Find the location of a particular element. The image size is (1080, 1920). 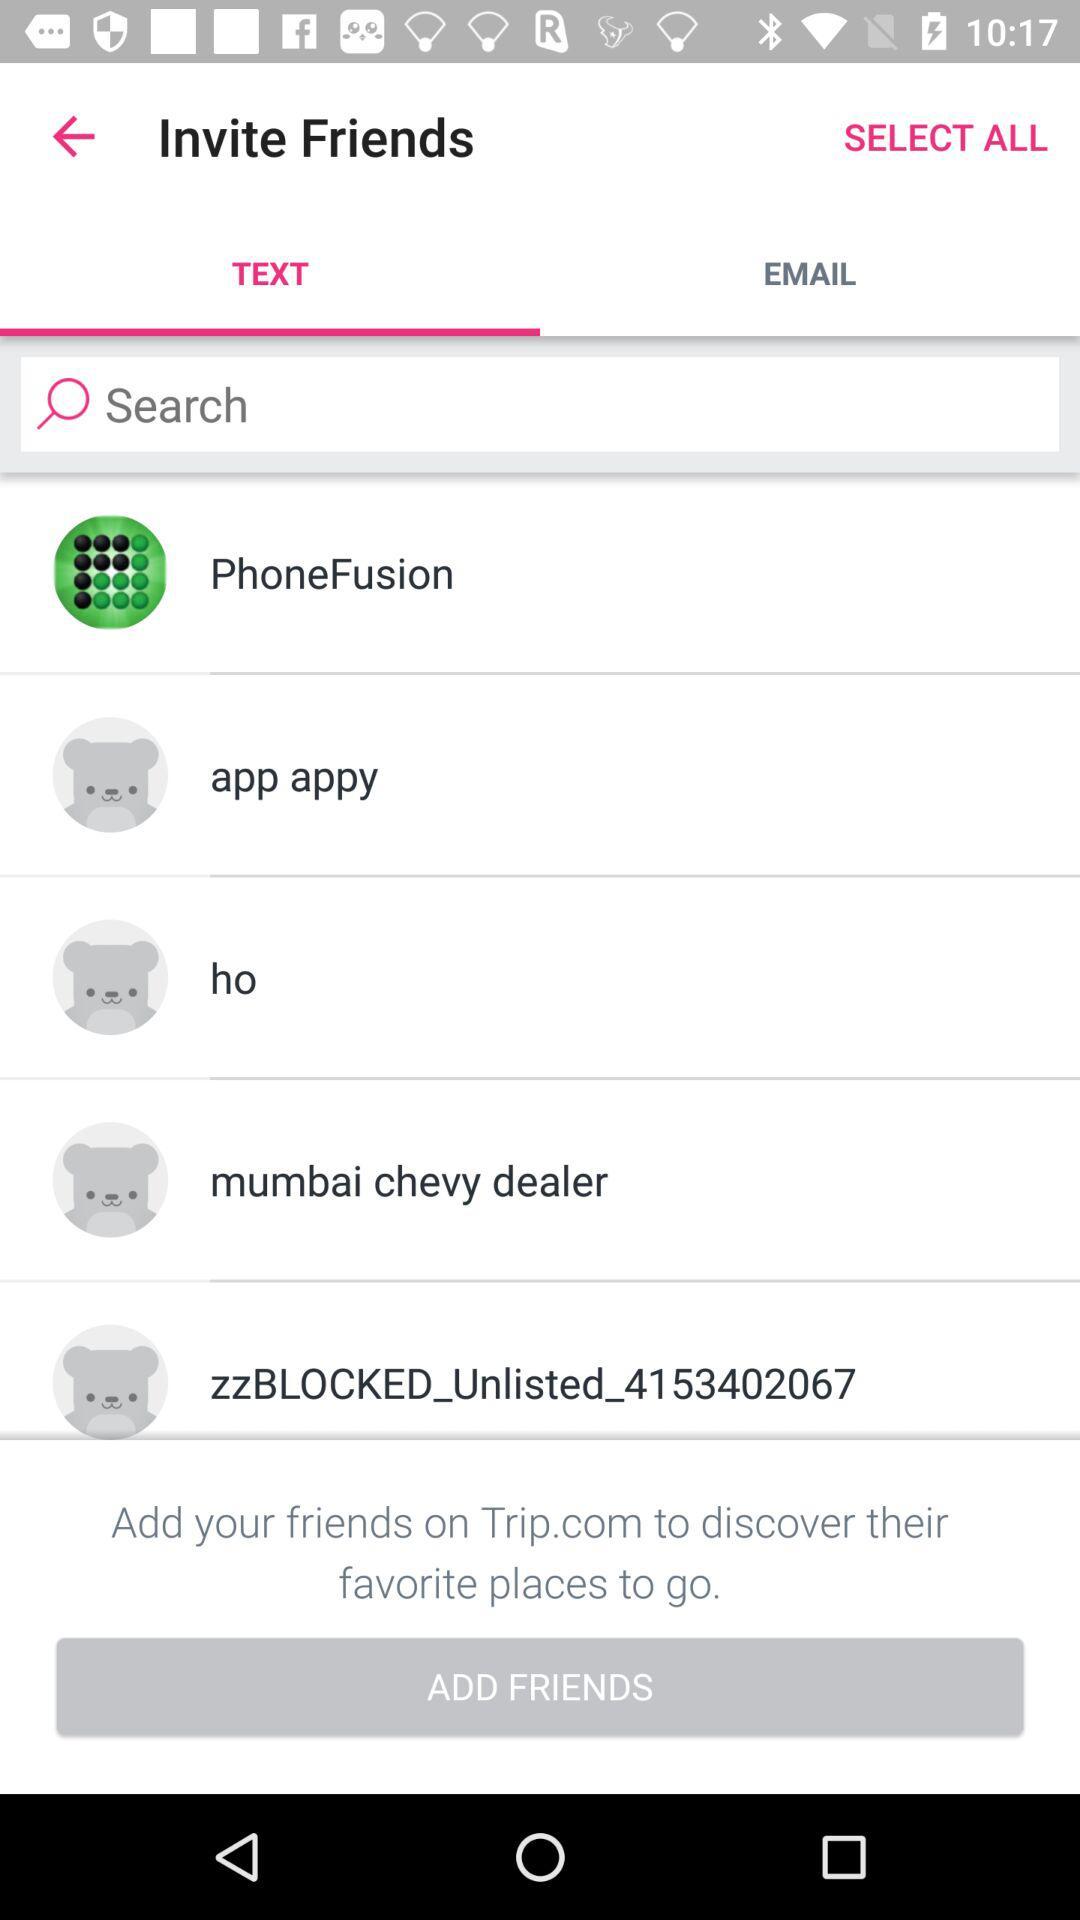

app to the left of the invite friends item is located at coordinates (72, 135).